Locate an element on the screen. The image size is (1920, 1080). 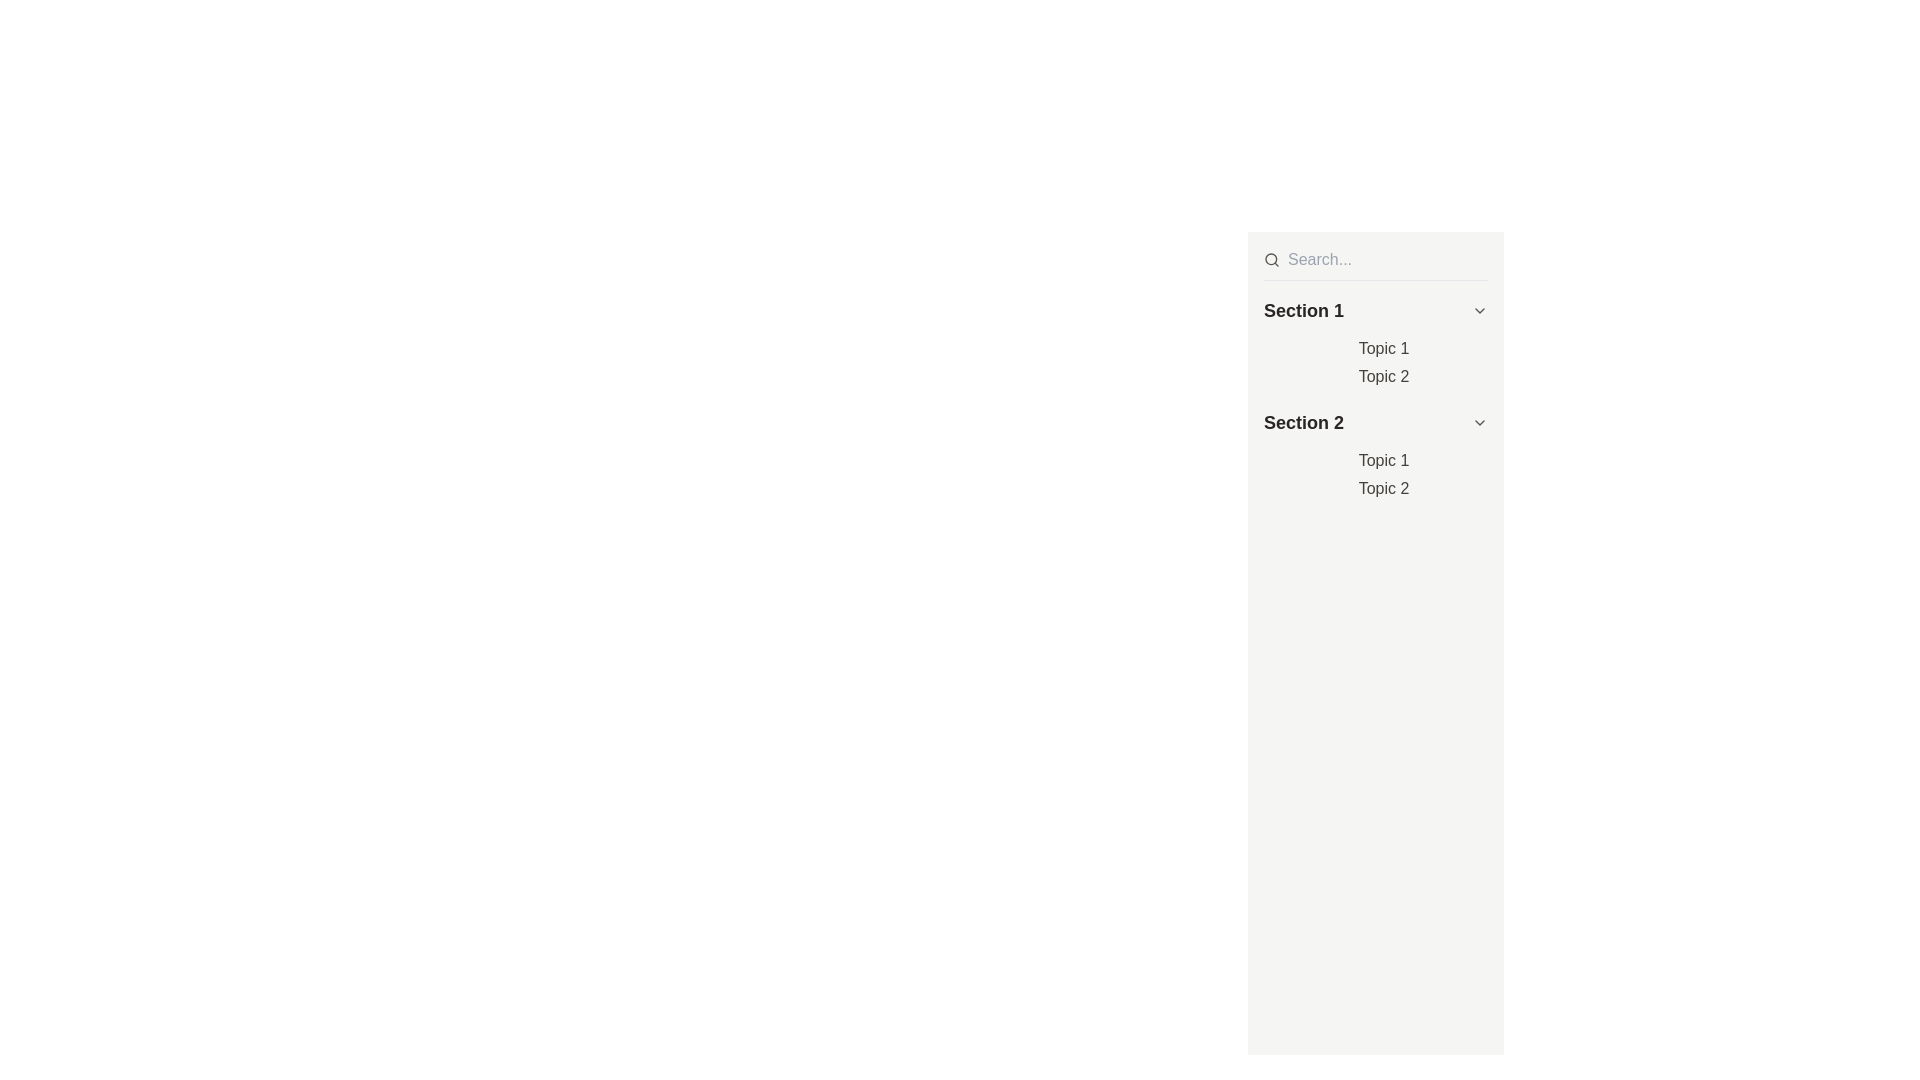
the list of text items containing 'Topic 1' and 'Topic 2' located in the second section labeled 'Section 2' for interaction hints is located at coordinates (1375, 474).